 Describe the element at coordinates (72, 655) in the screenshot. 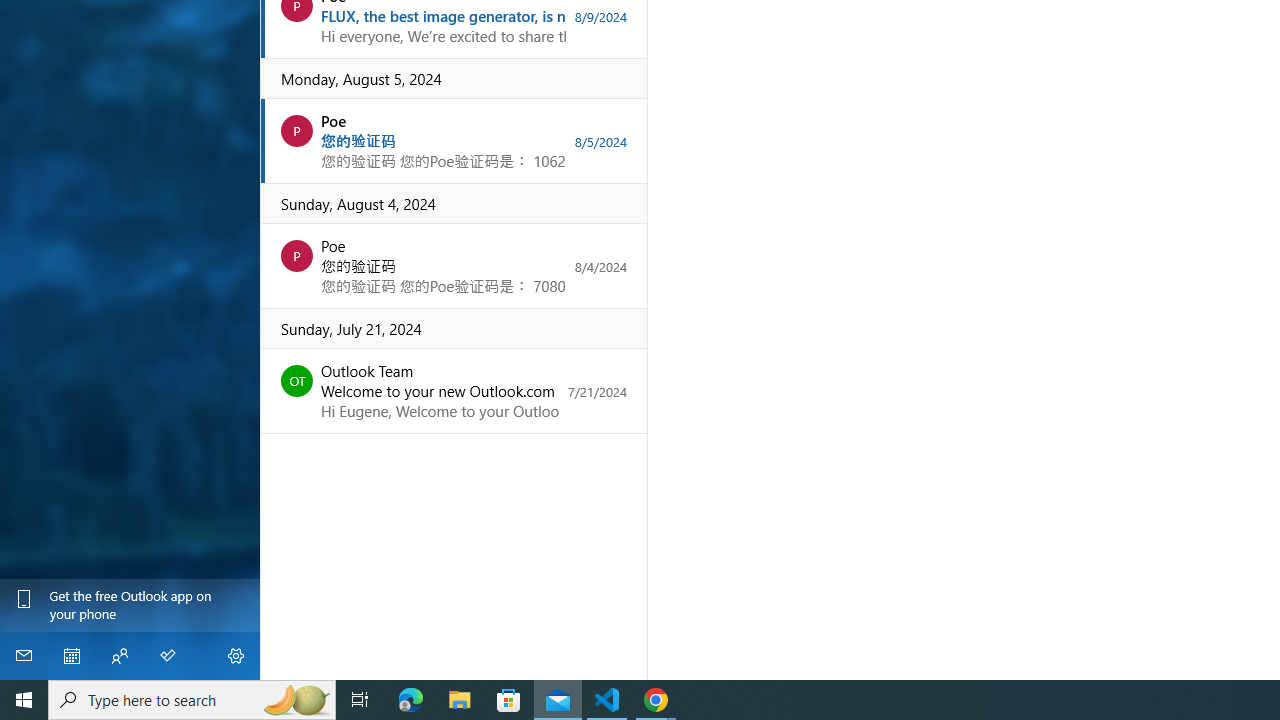

I see `'Switch to calendar'` at that location.